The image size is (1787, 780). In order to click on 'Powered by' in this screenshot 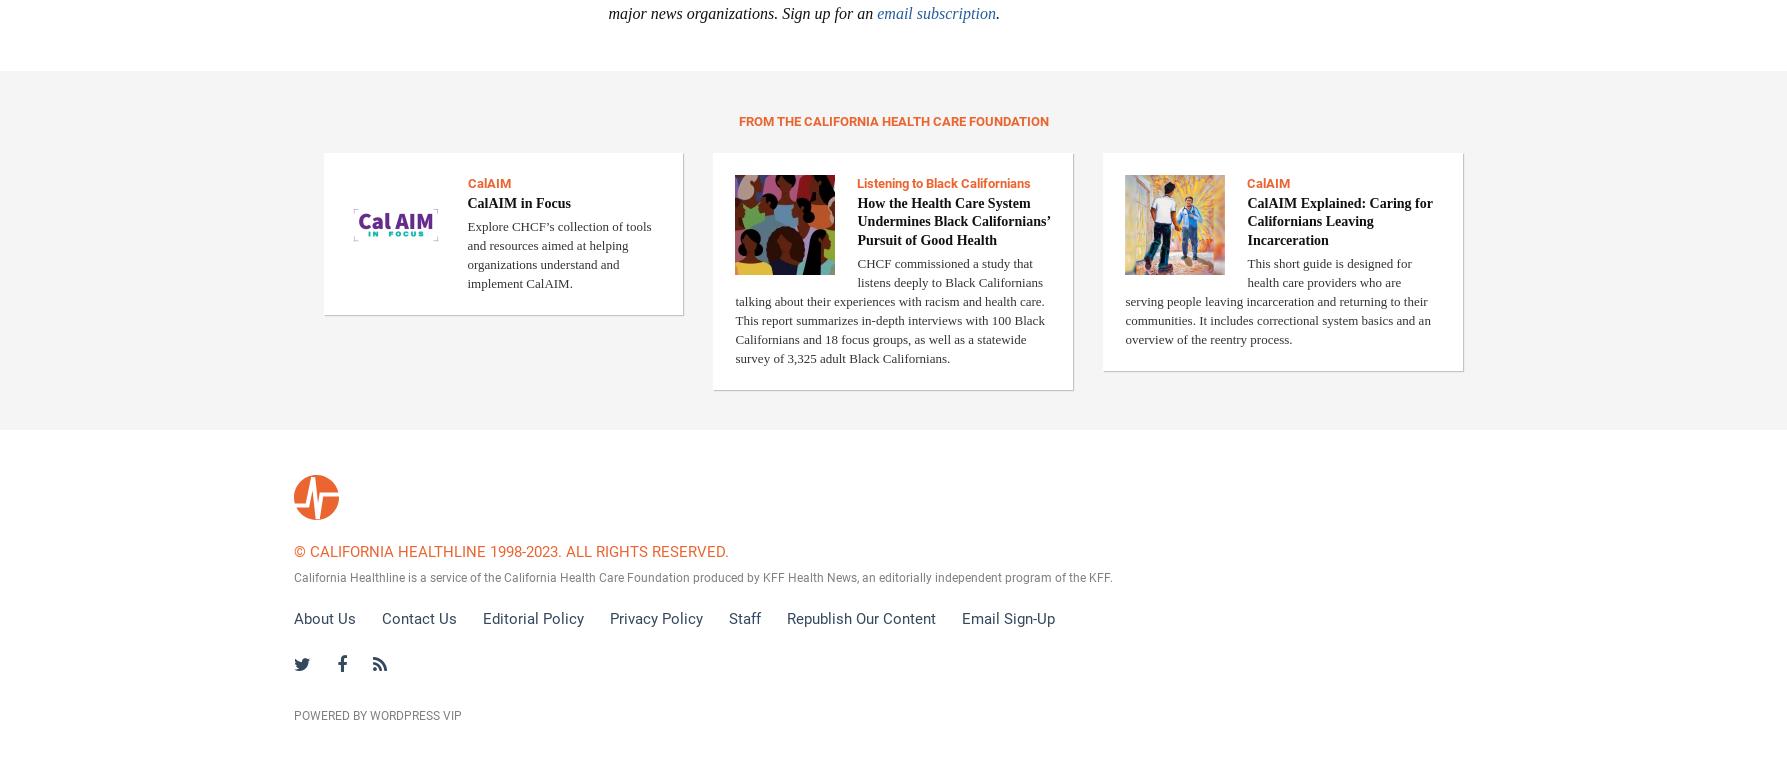, I will do `click(329, 714)`.